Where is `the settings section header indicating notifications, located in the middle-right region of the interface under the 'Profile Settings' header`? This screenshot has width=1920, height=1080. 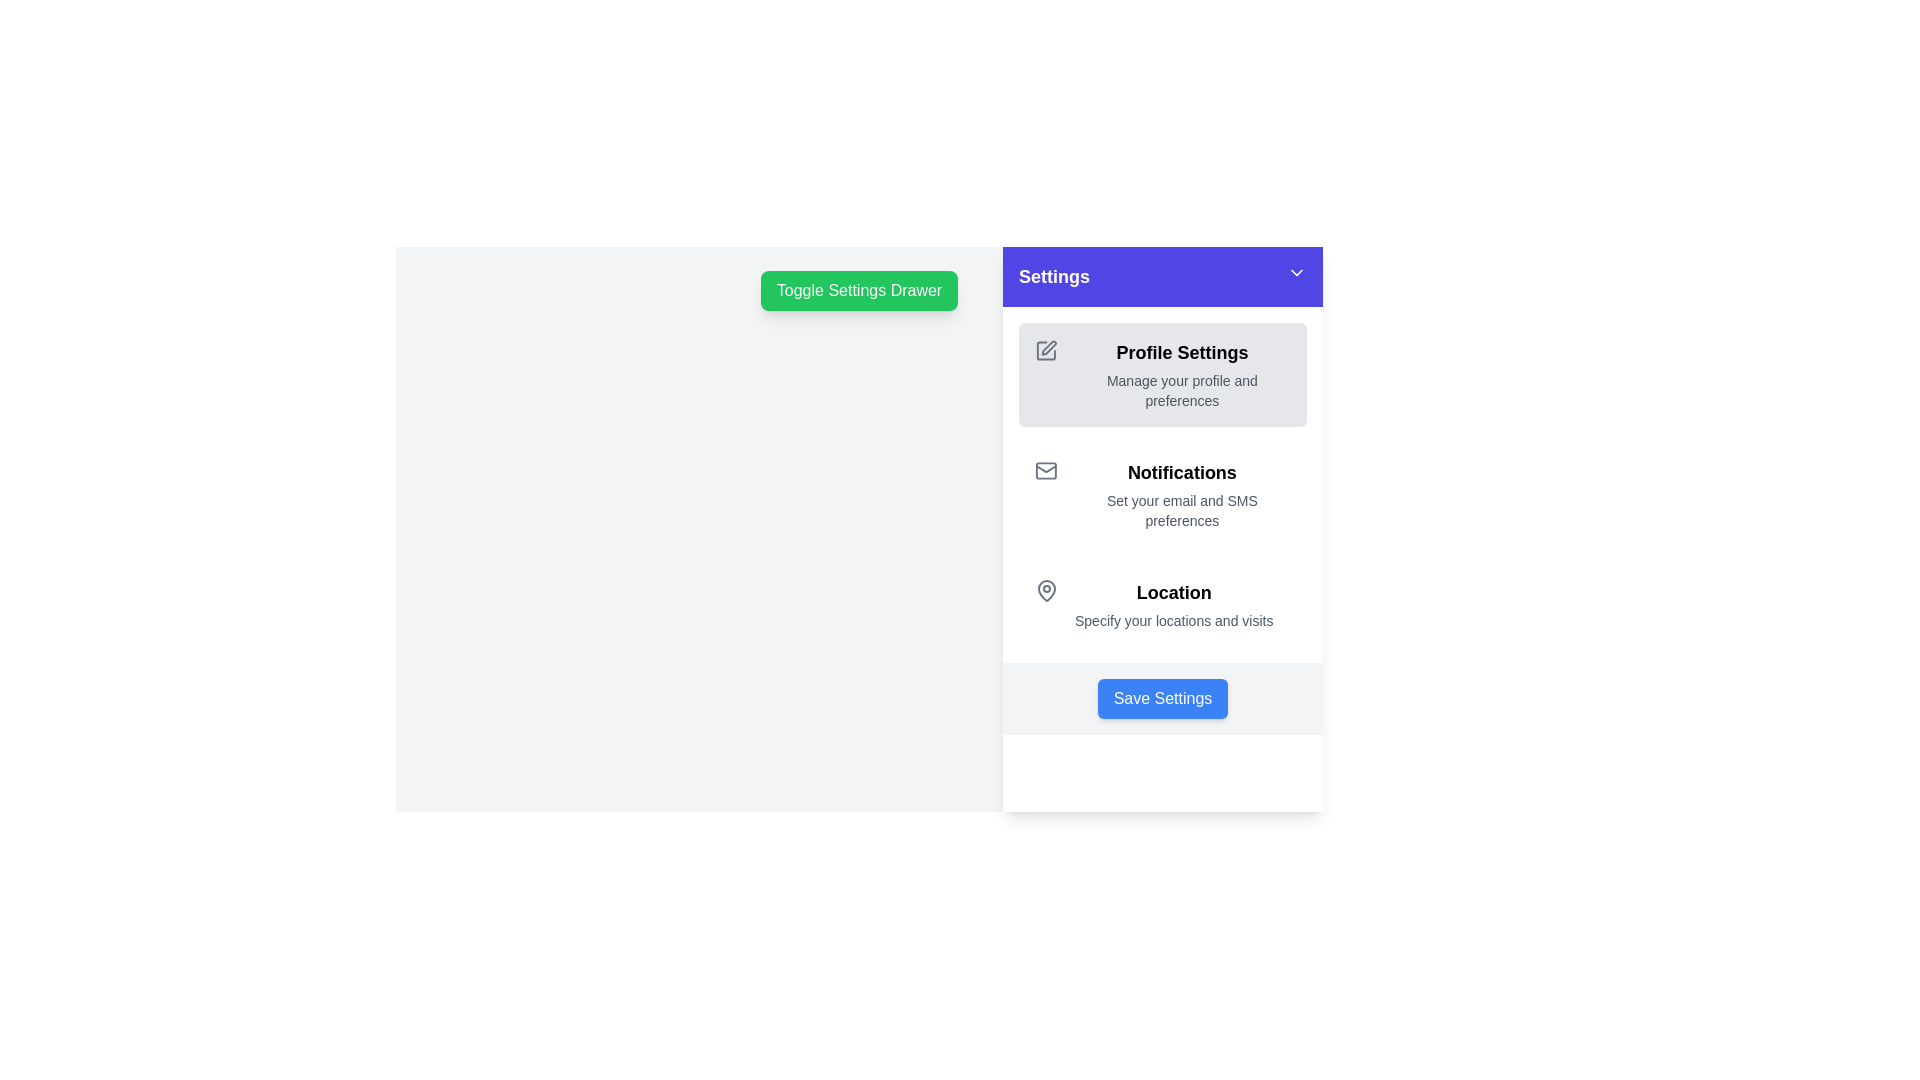
the settings section header indicating notifications, located in the middle-right region of the interface under the 'Profile Settings' header is located at coordinates (1182, 473).